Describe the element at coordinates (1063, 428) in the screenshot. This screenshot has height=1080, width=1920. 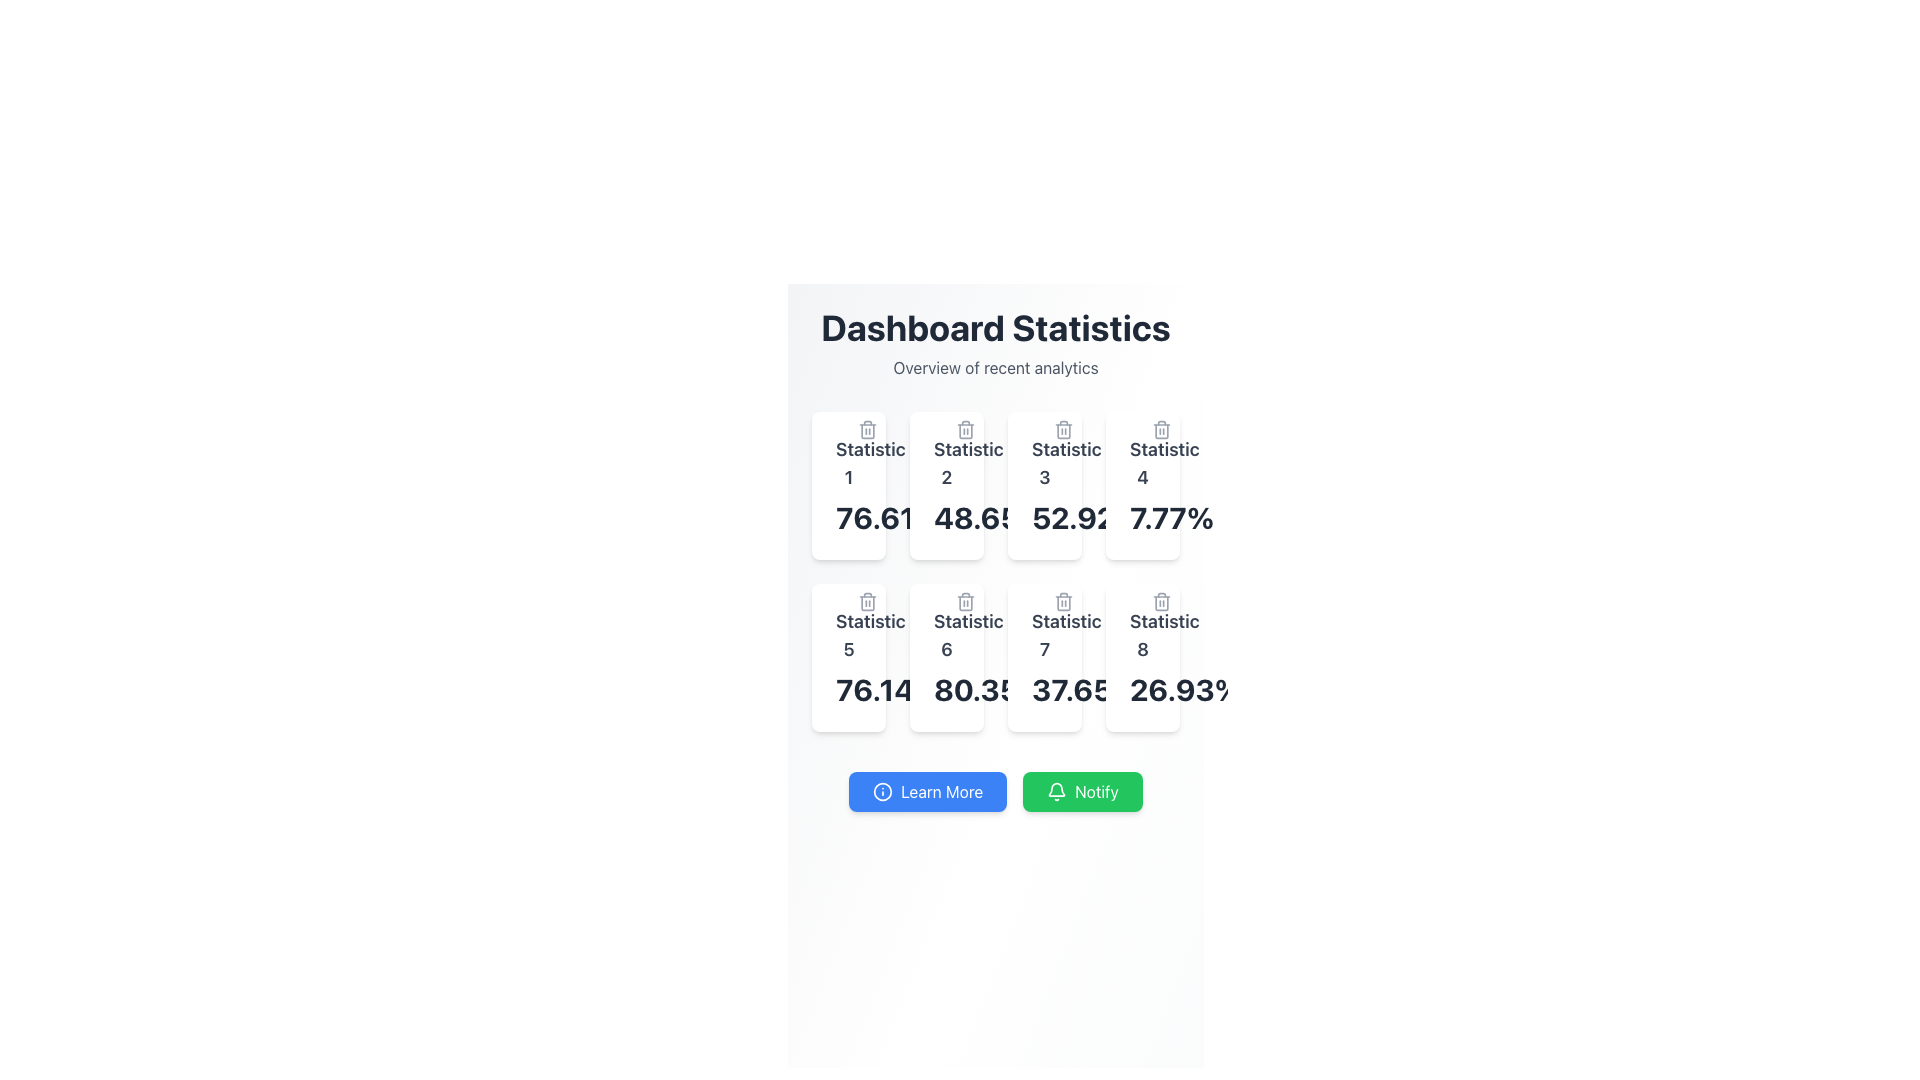
I see `the Trash can icon (delete button) located at the top-right corner of the card displaying 'Statistic 3' and '52.92%' to change its color indicating interactivity` at that location.